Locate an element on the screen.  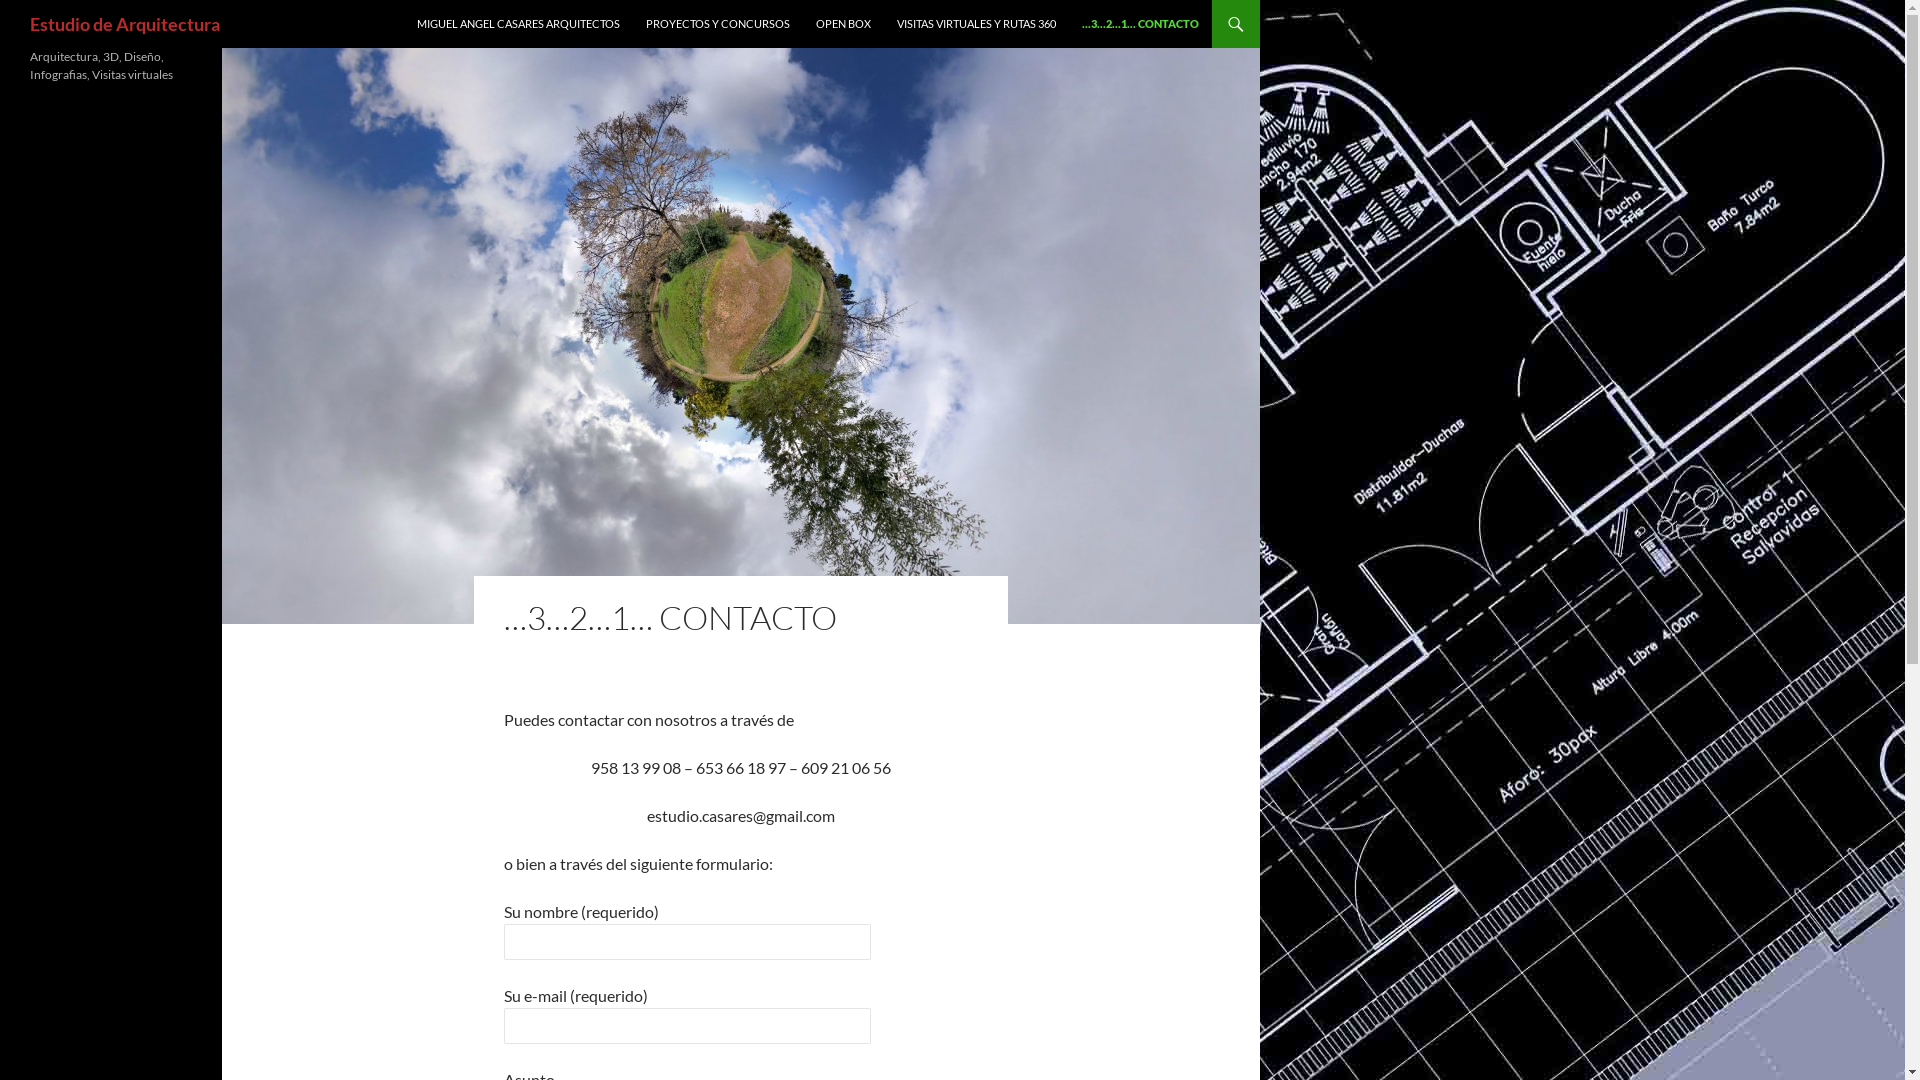
'OPEN BOX' is located at coordinates (843, 23).